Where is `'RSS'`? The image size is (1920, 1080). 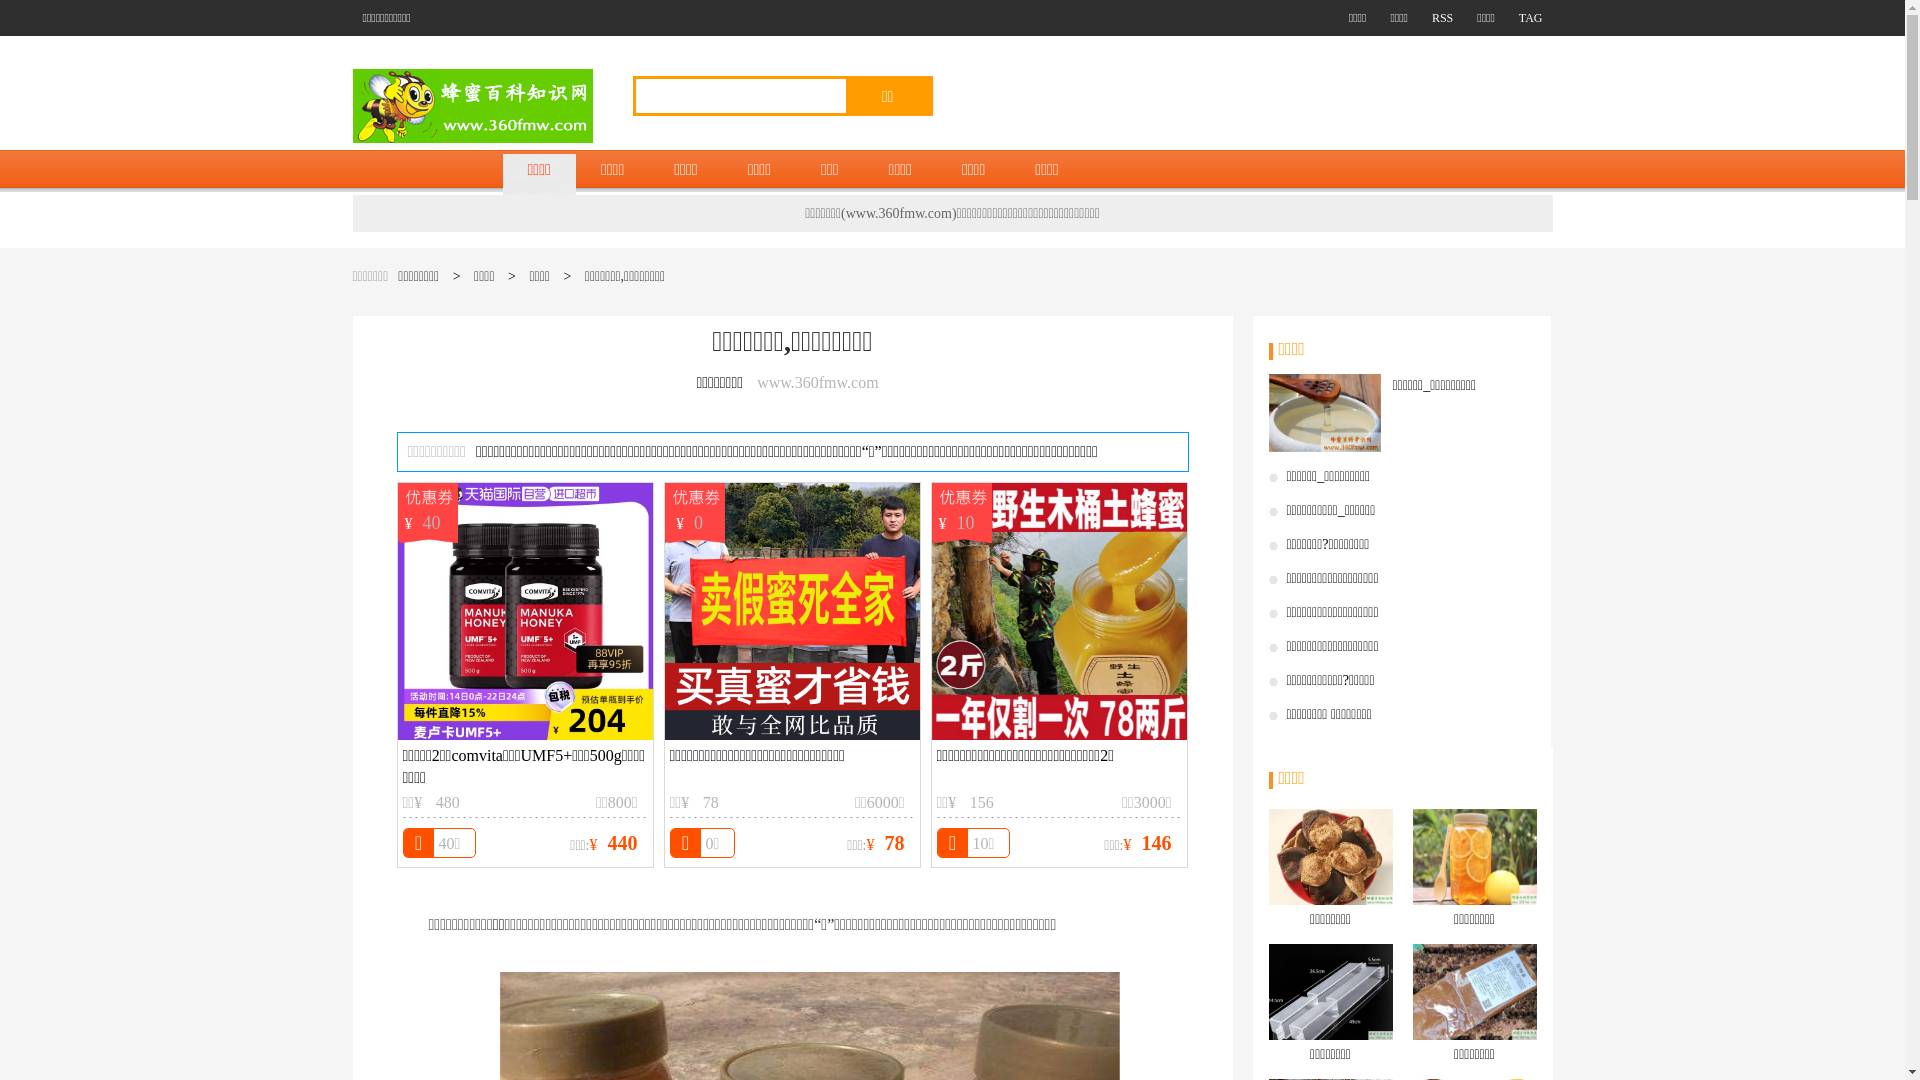
'RSS' is located at coordinates (1432, 18).